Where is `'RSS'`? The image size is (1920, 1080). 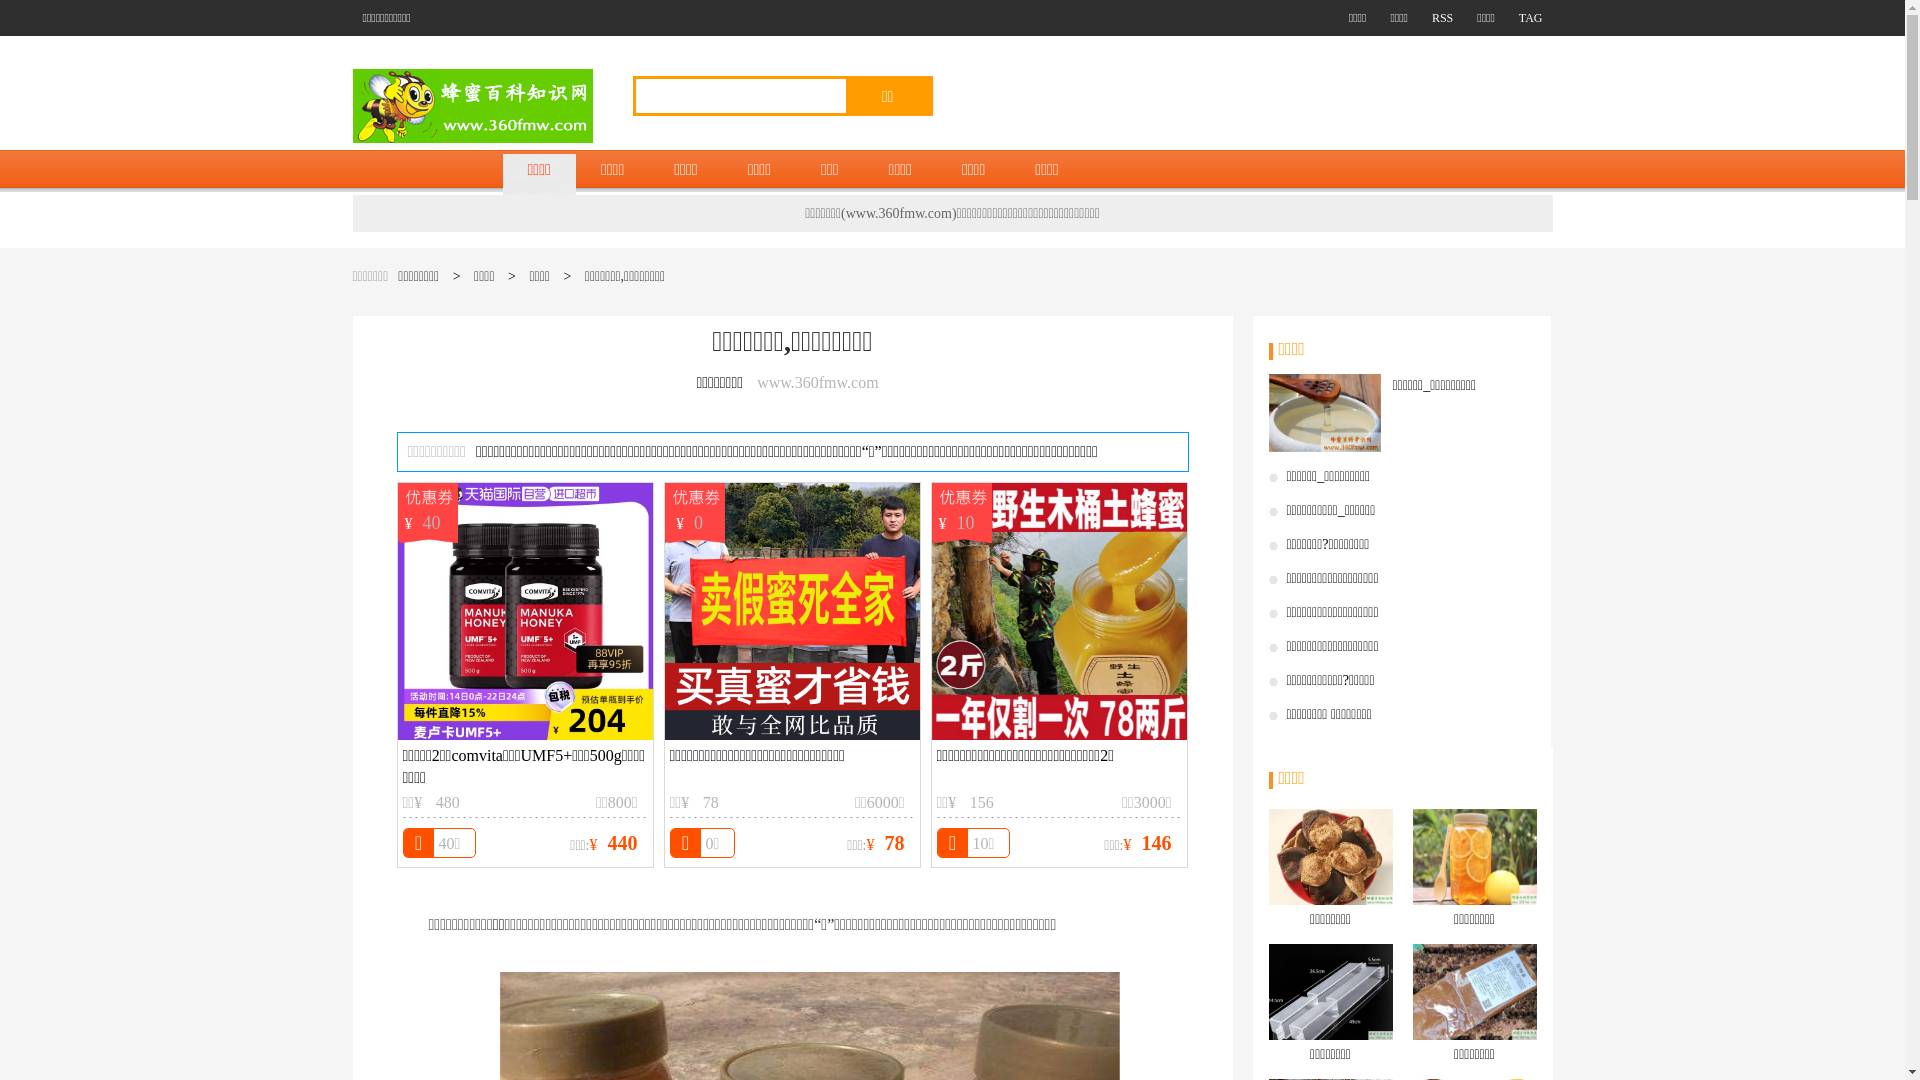
'RSS' is located at coordinates (1432, 18).